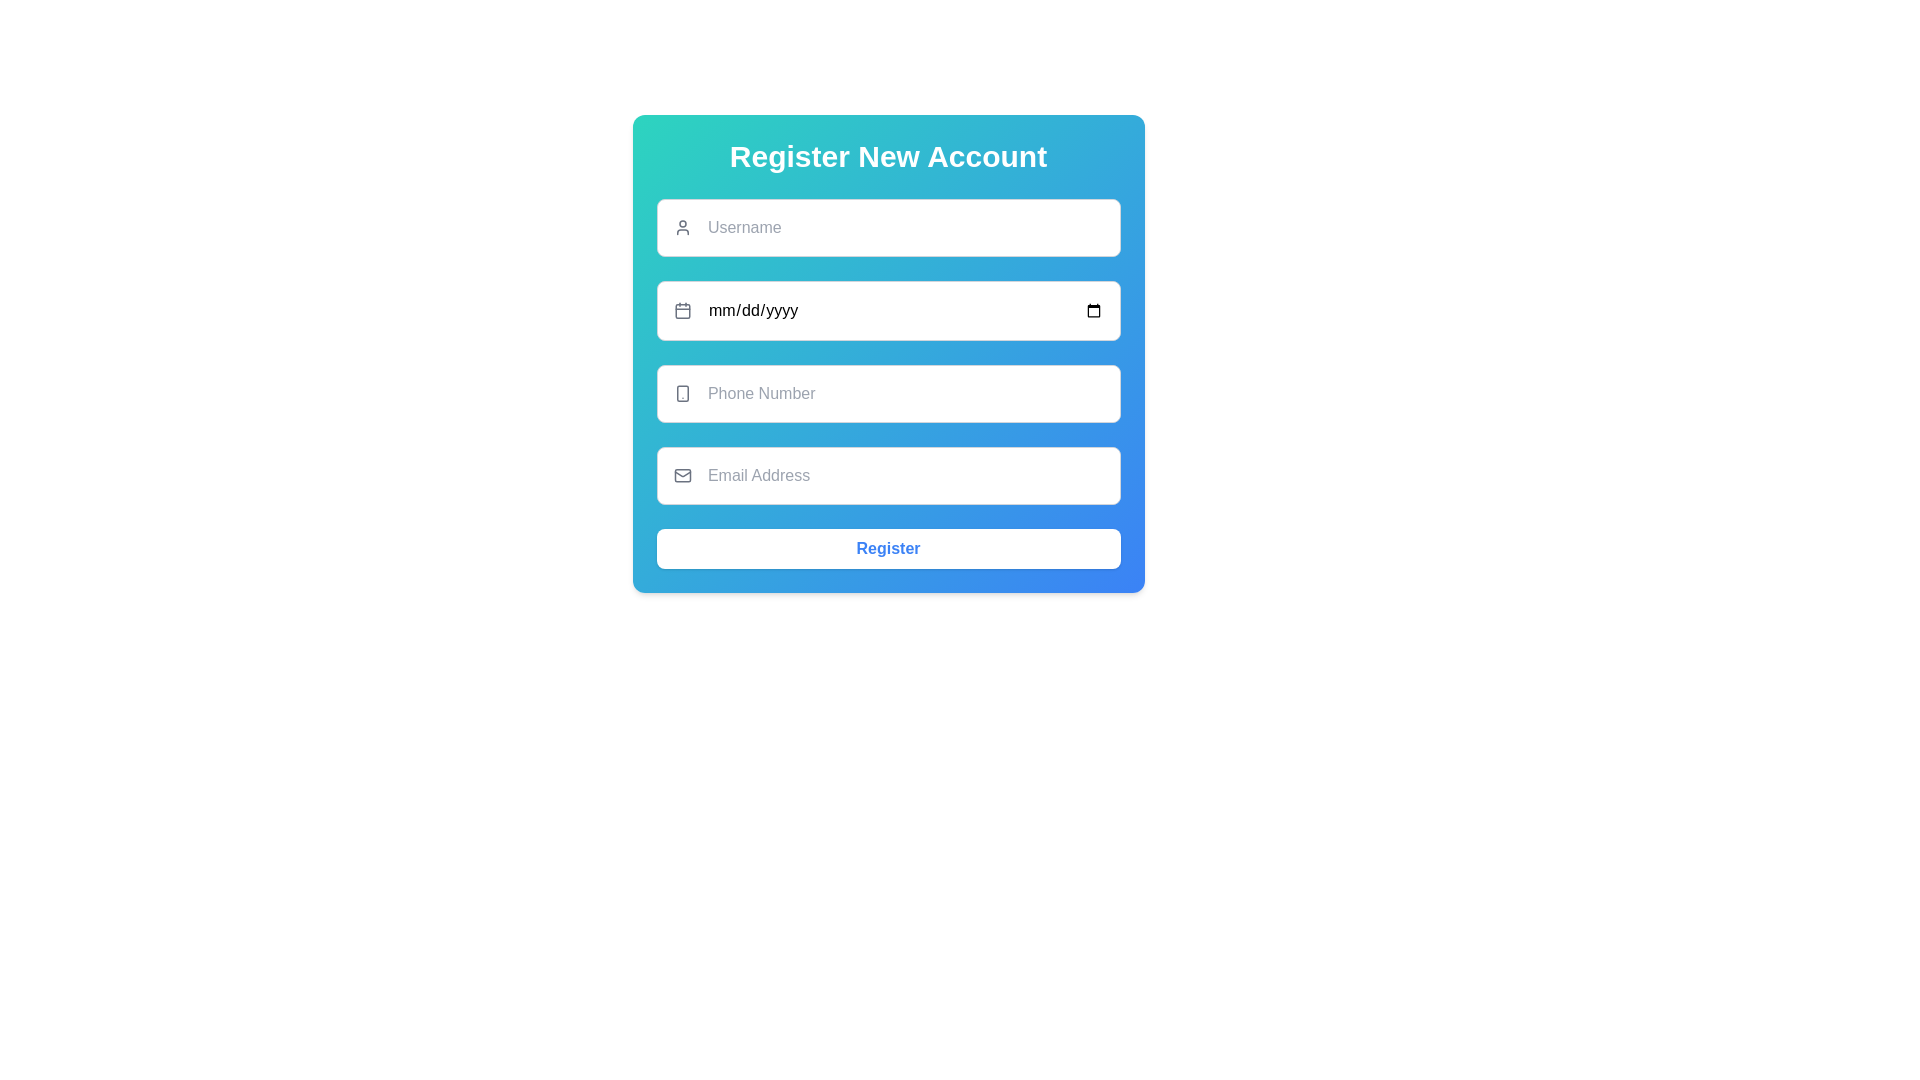  Describe the element at coordinates (887, 393) in the screenshot. I see `the phone number input field, which is the third input in the registration form, to focus it` at that location.